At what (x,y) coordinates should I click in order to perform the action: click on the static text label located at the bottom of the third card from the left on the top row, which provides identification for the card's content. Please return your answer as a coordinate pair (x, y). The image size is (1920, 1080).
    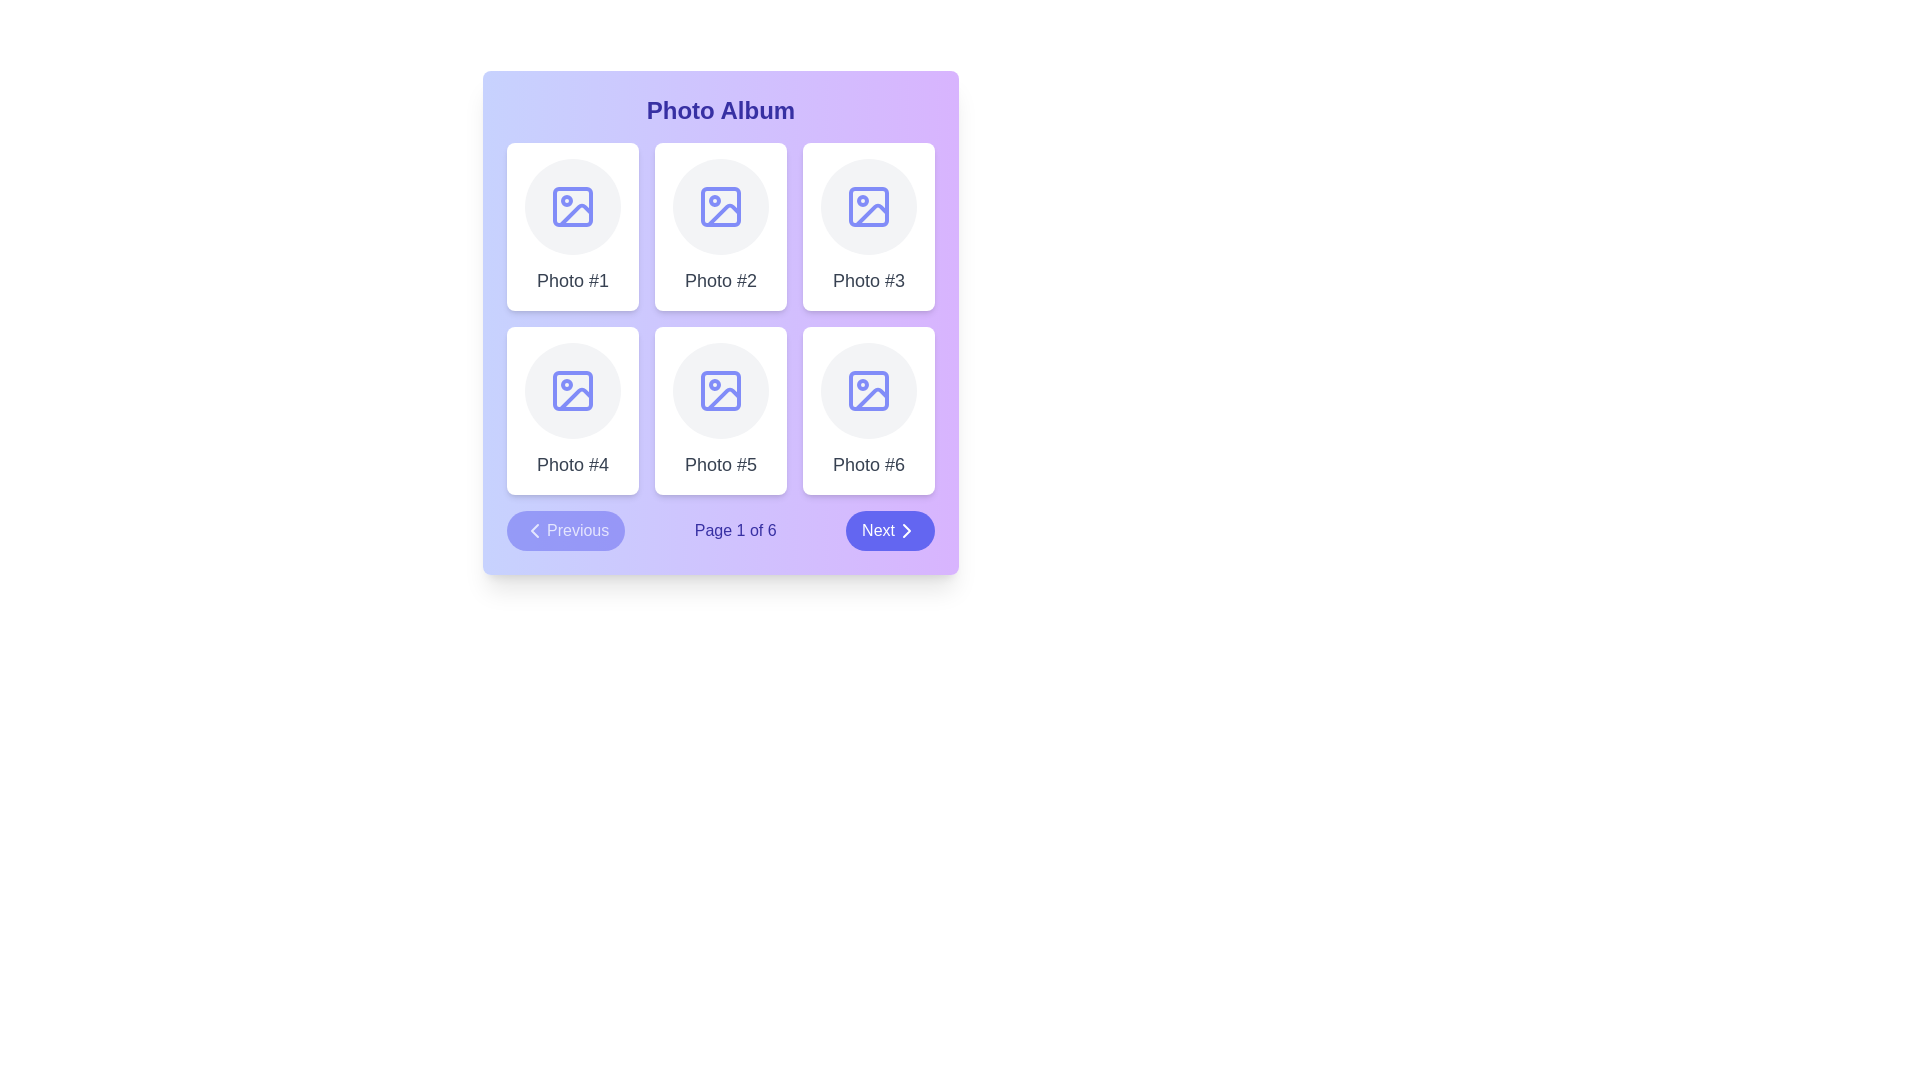
    Looking at the image, I should click on (868, 281).